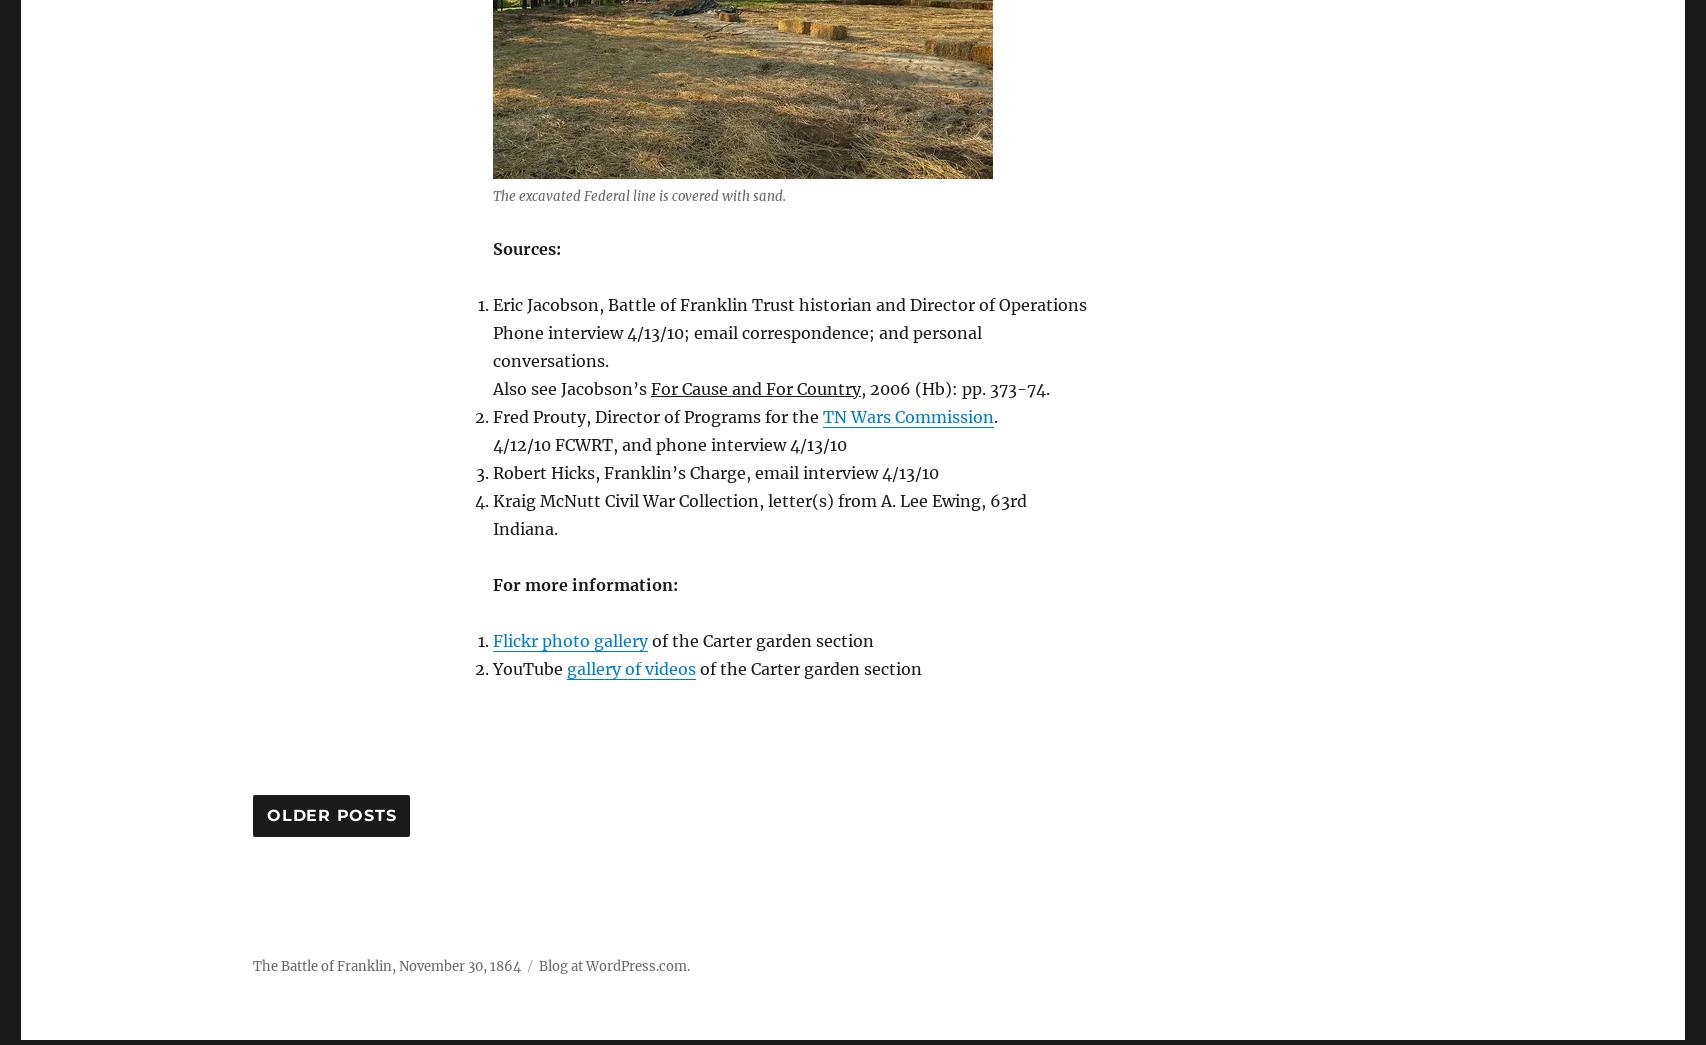 The height and width of the screenshot is (1045, 1706). Describe the element at coordinates (569, 638) in the screenshot. I see `'Flickr photo gallery'` at that location.